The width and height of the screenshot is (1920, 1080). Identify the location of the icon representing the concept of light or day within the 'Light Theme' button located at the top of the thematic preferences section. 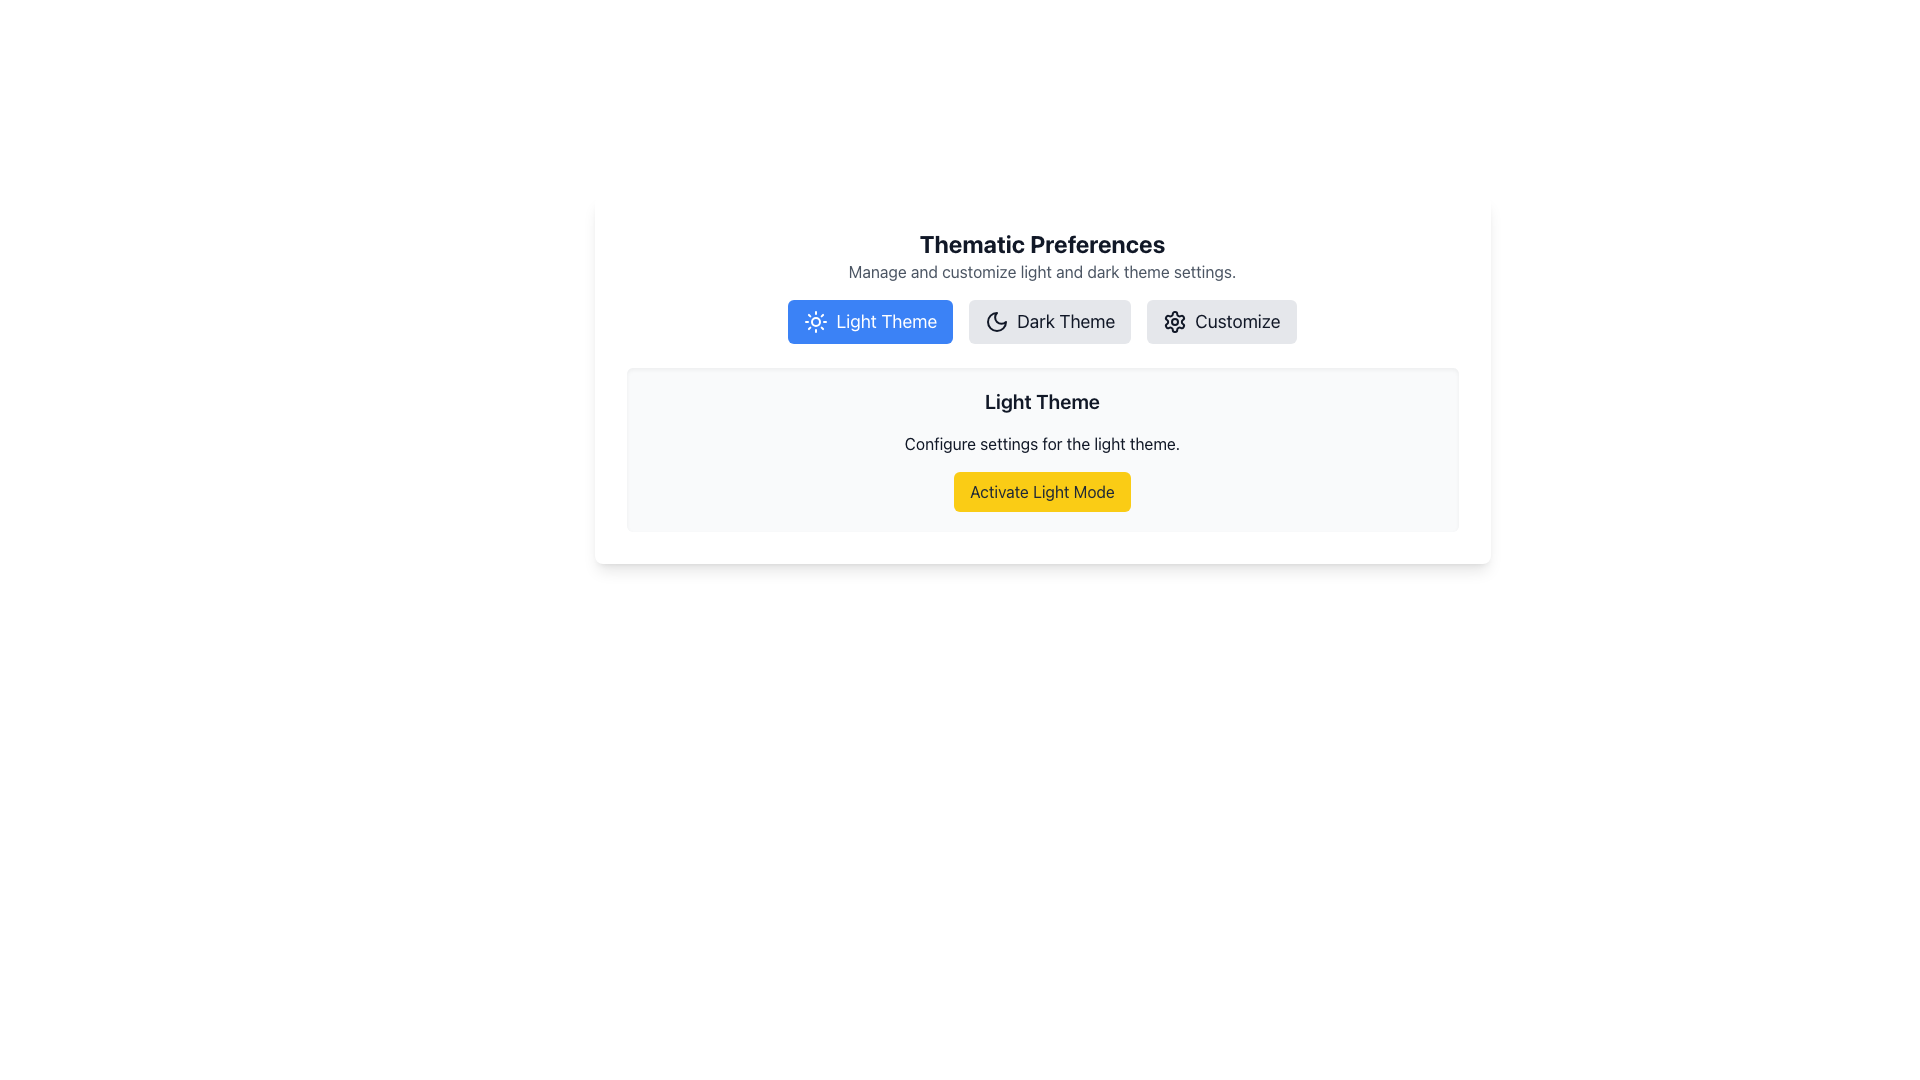
(816, 320).